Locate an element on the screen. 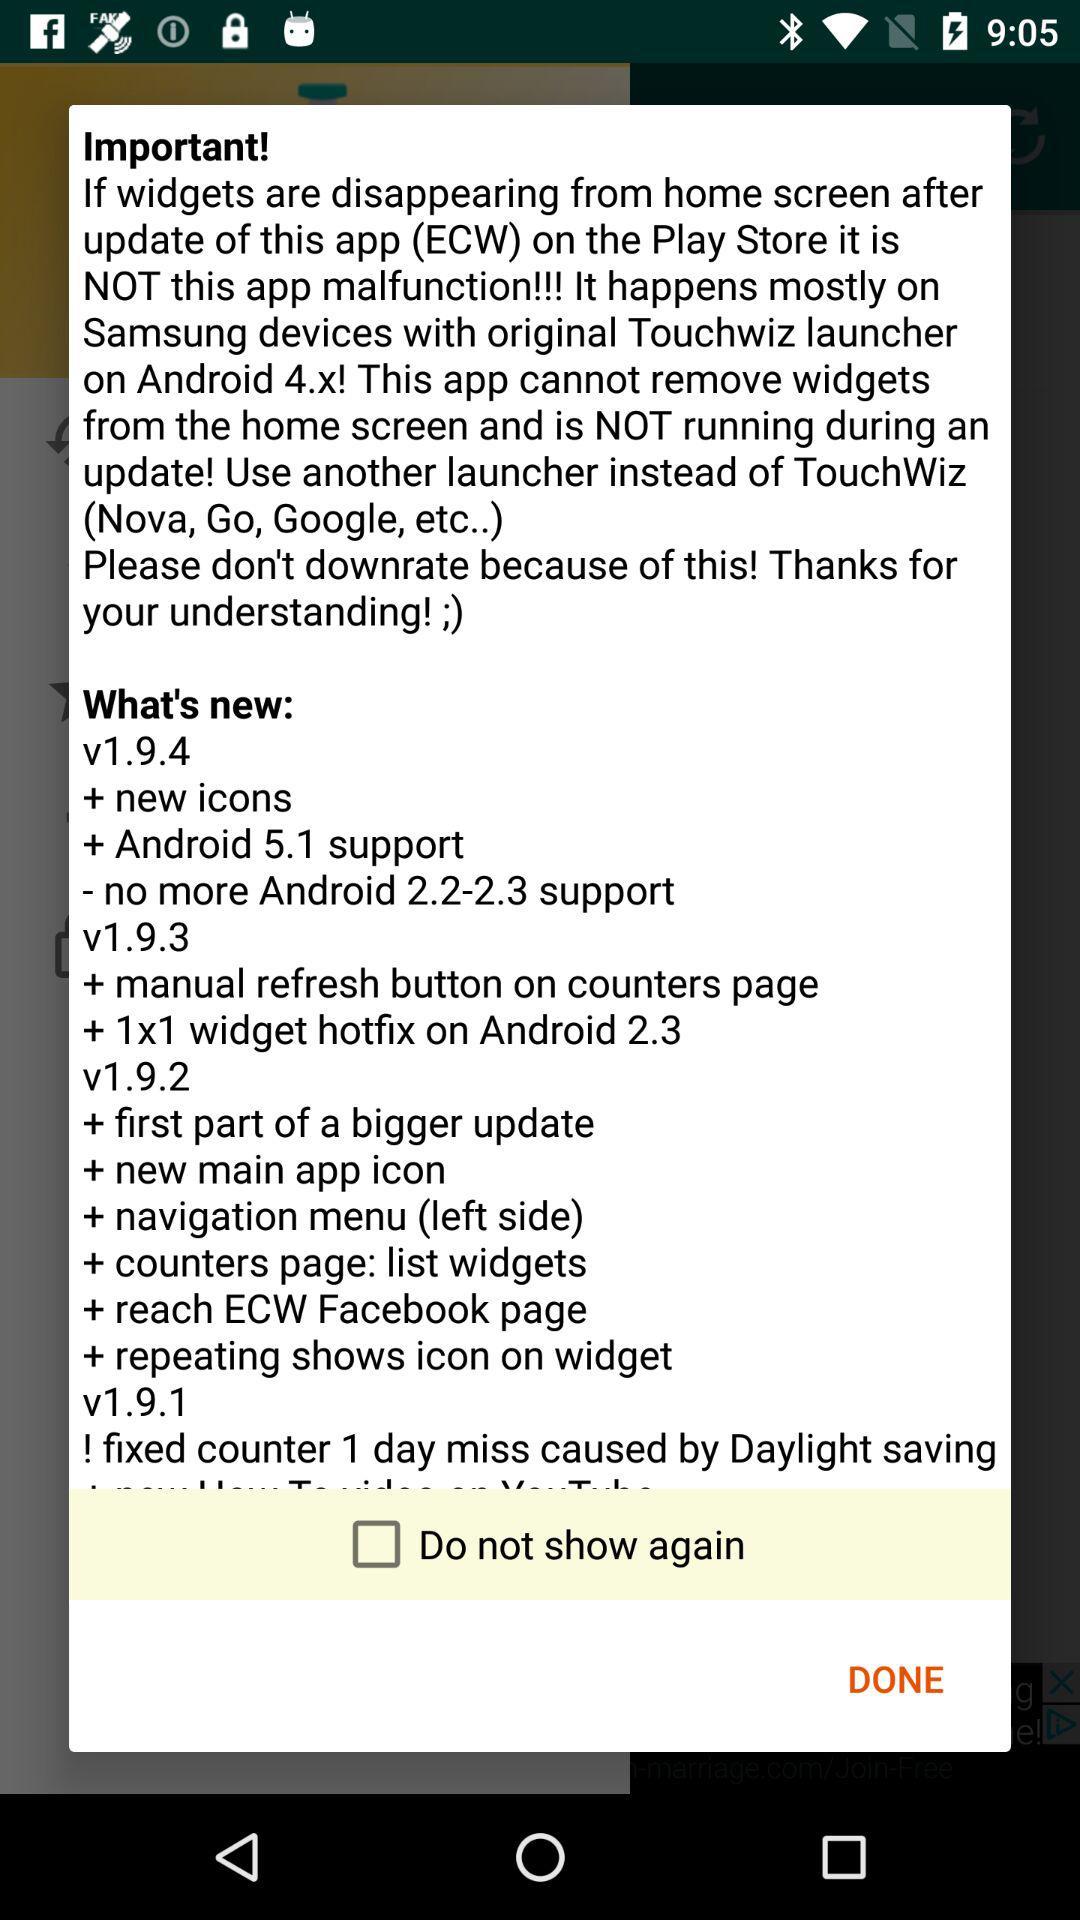 The image size is (1080, 1920). do not show is located at coordinates (540, 1543).